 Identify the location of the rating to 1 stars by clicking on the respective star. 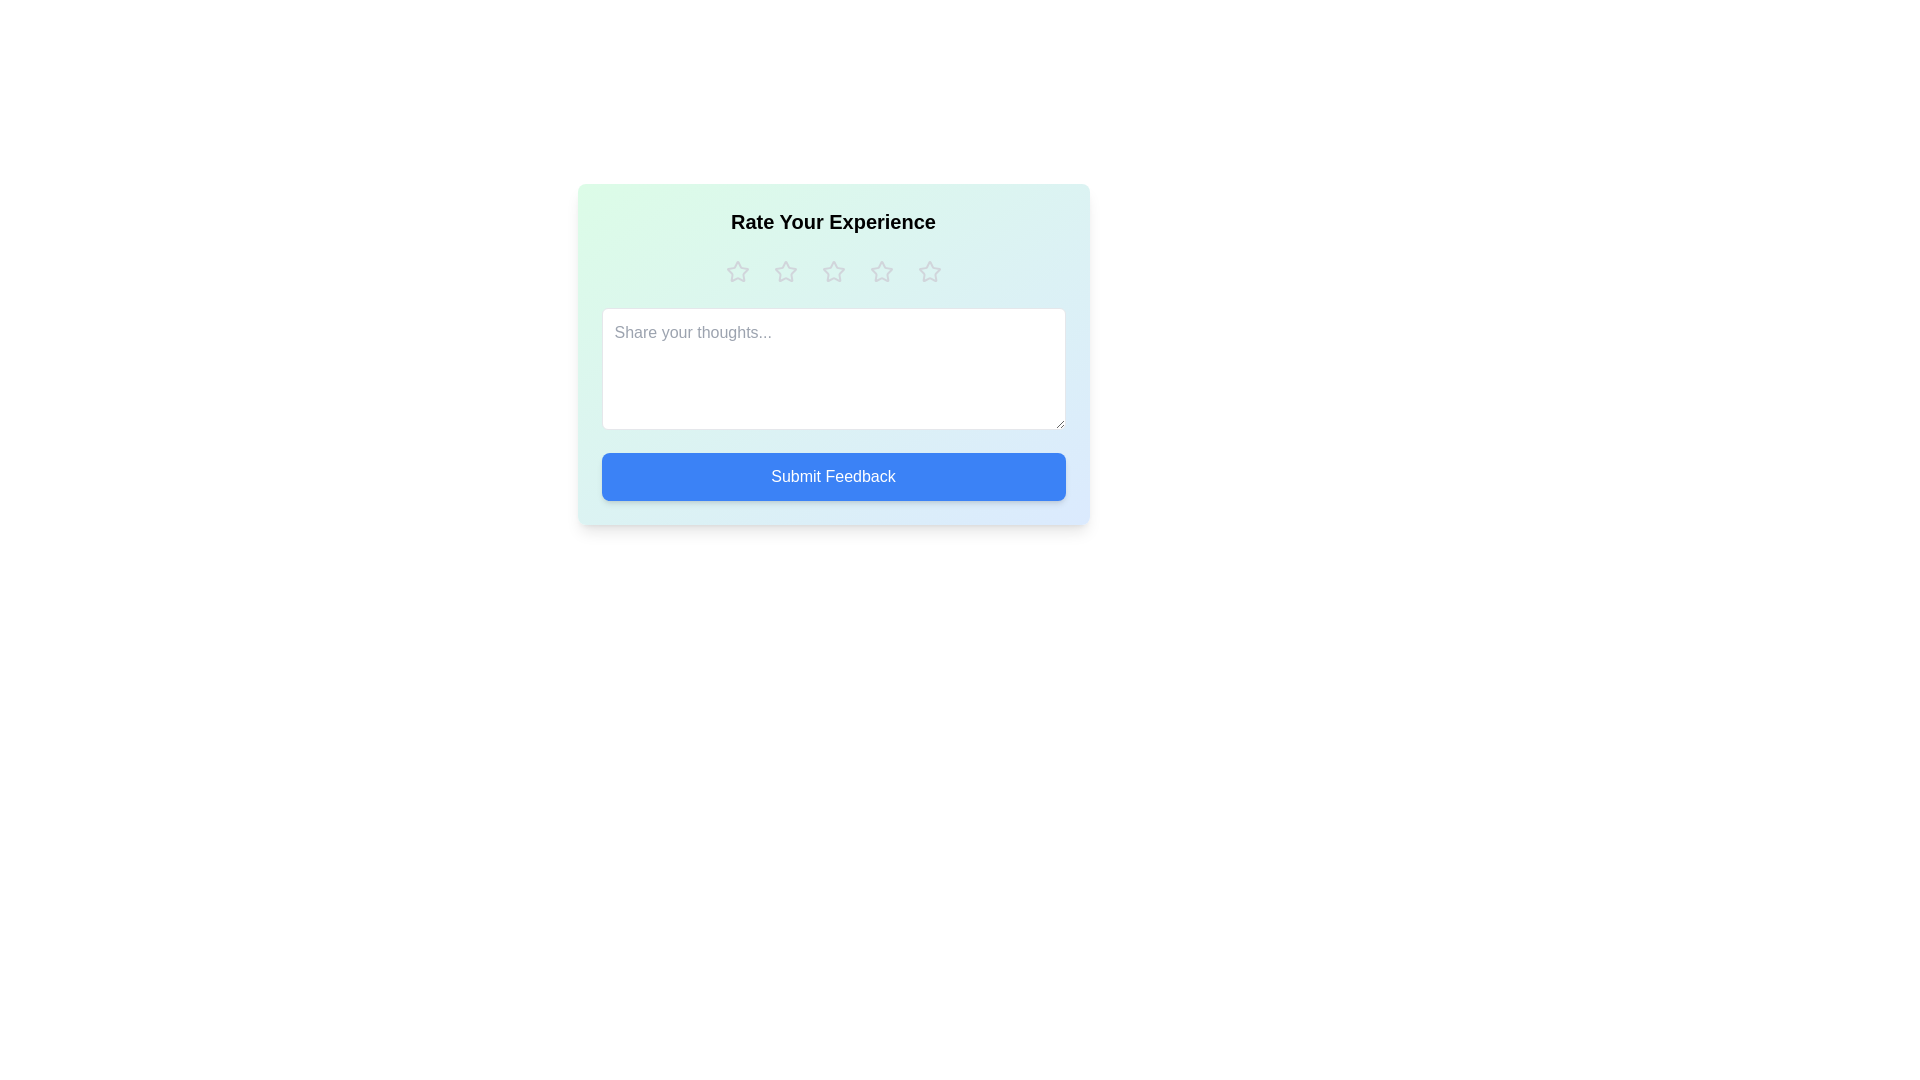
(736, 272).